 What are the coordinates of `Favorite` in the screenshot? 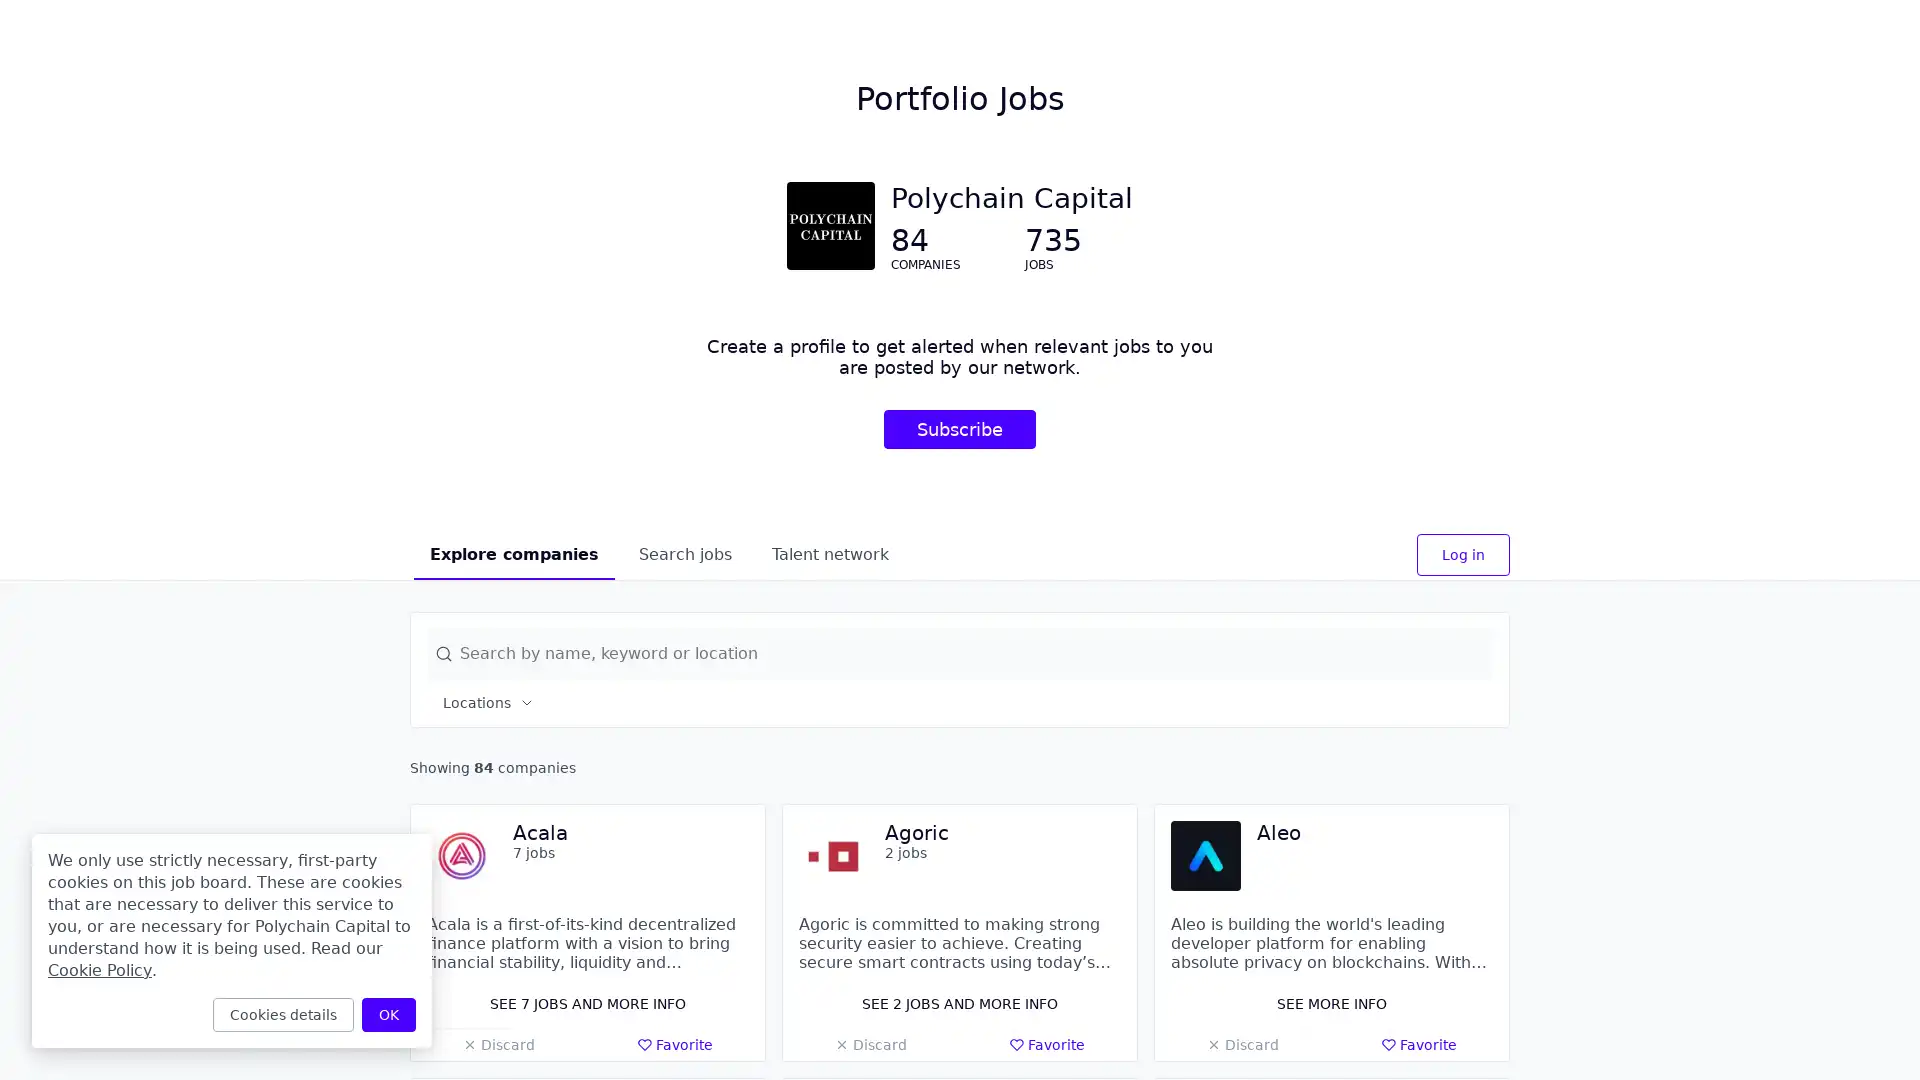 It's located at (675, 1044).